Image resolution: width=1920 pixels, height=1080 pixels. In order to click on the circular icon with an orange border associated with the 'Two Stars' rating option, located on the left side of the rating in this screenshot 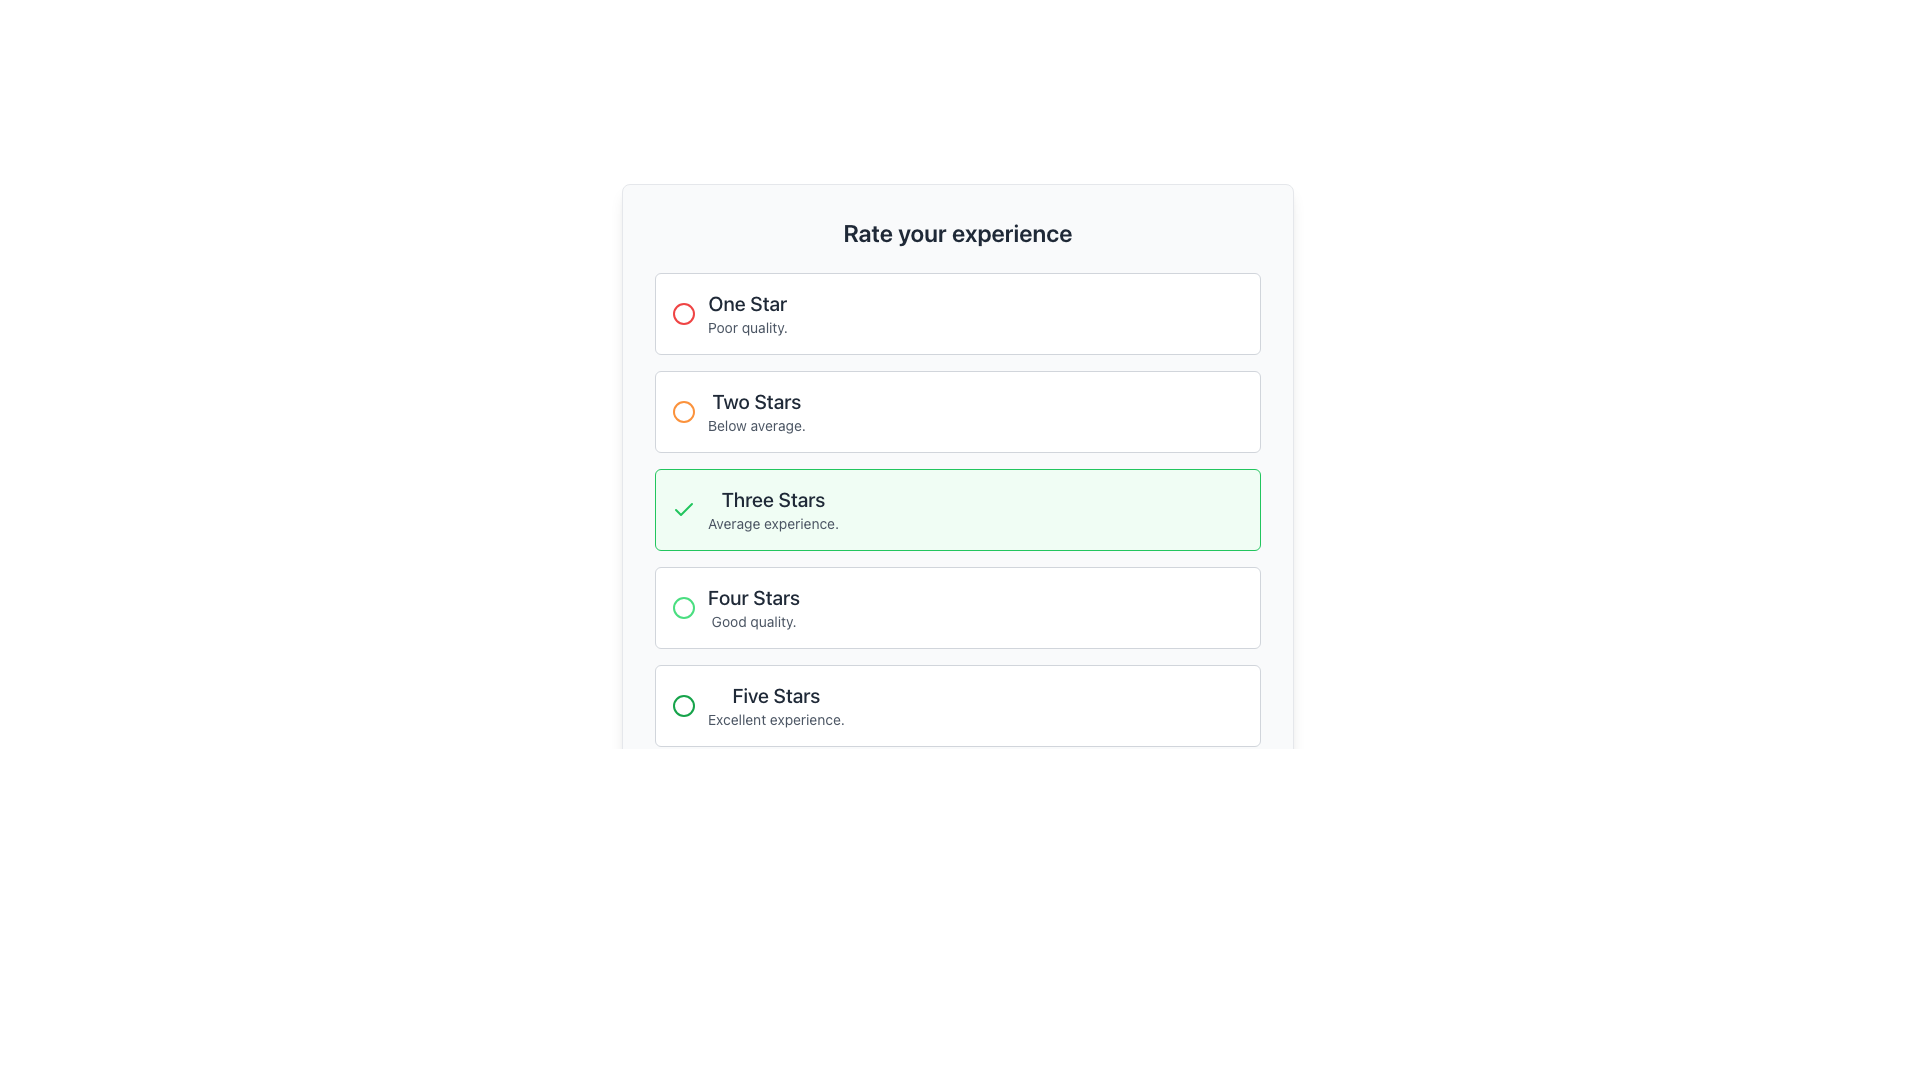, I will do `click(684, 411)`.